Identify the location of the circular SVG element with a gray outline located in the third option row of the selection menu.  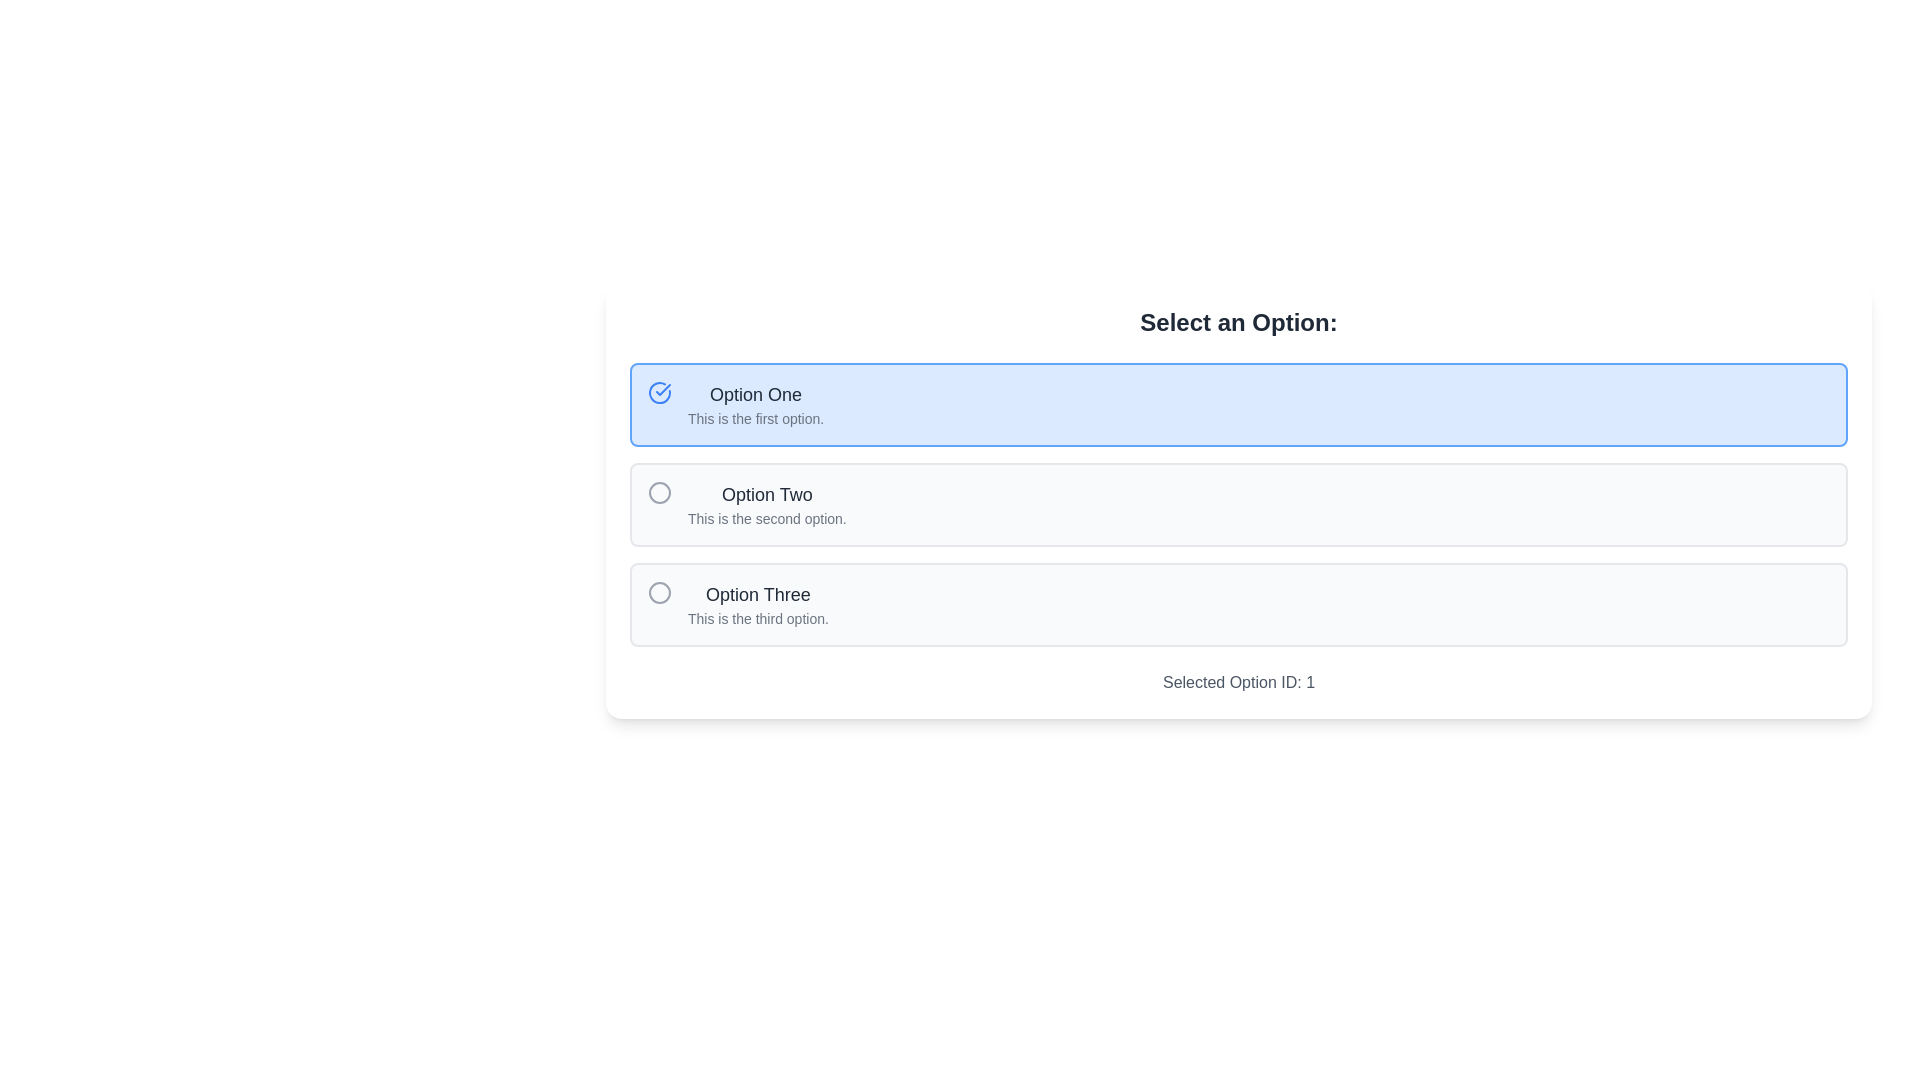
(660, 592).